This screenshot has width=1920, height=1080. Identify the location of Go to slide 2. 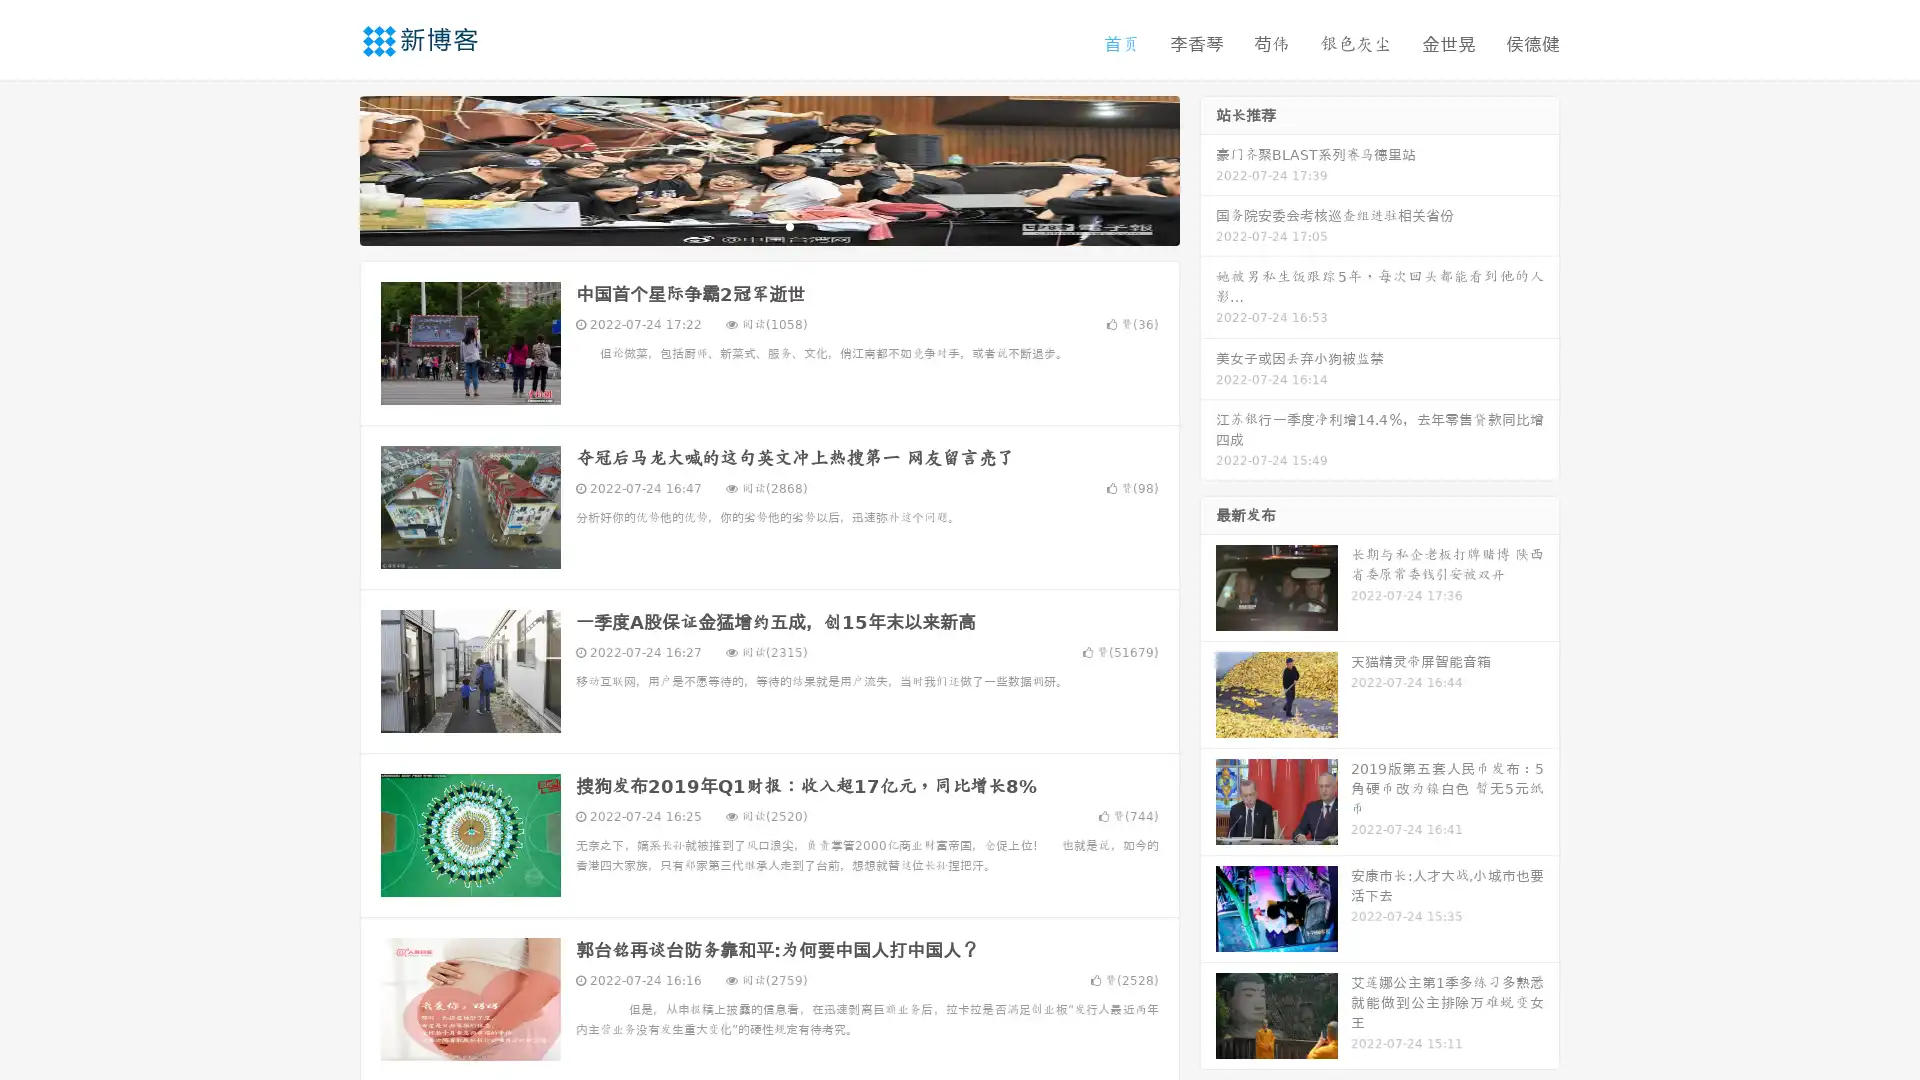
(768, 225).